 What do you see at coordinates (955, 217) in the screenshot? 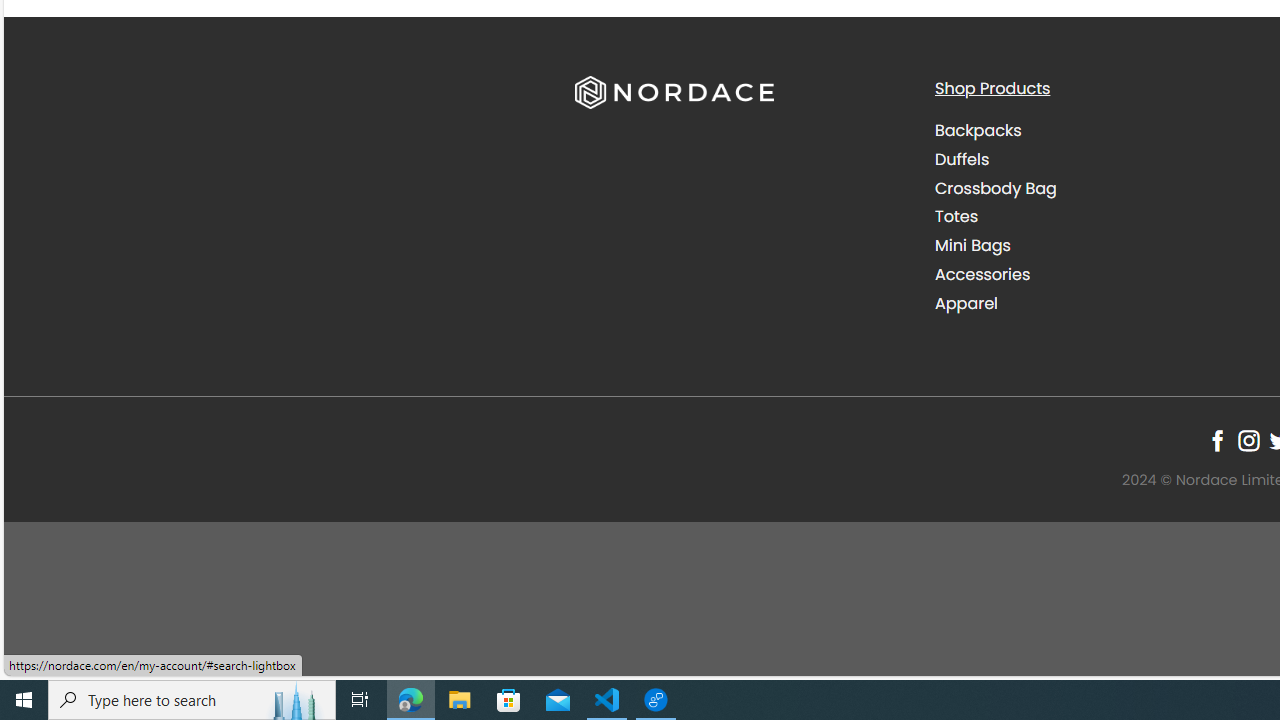
I see `'Totes'` at bounding box center [955, 217].